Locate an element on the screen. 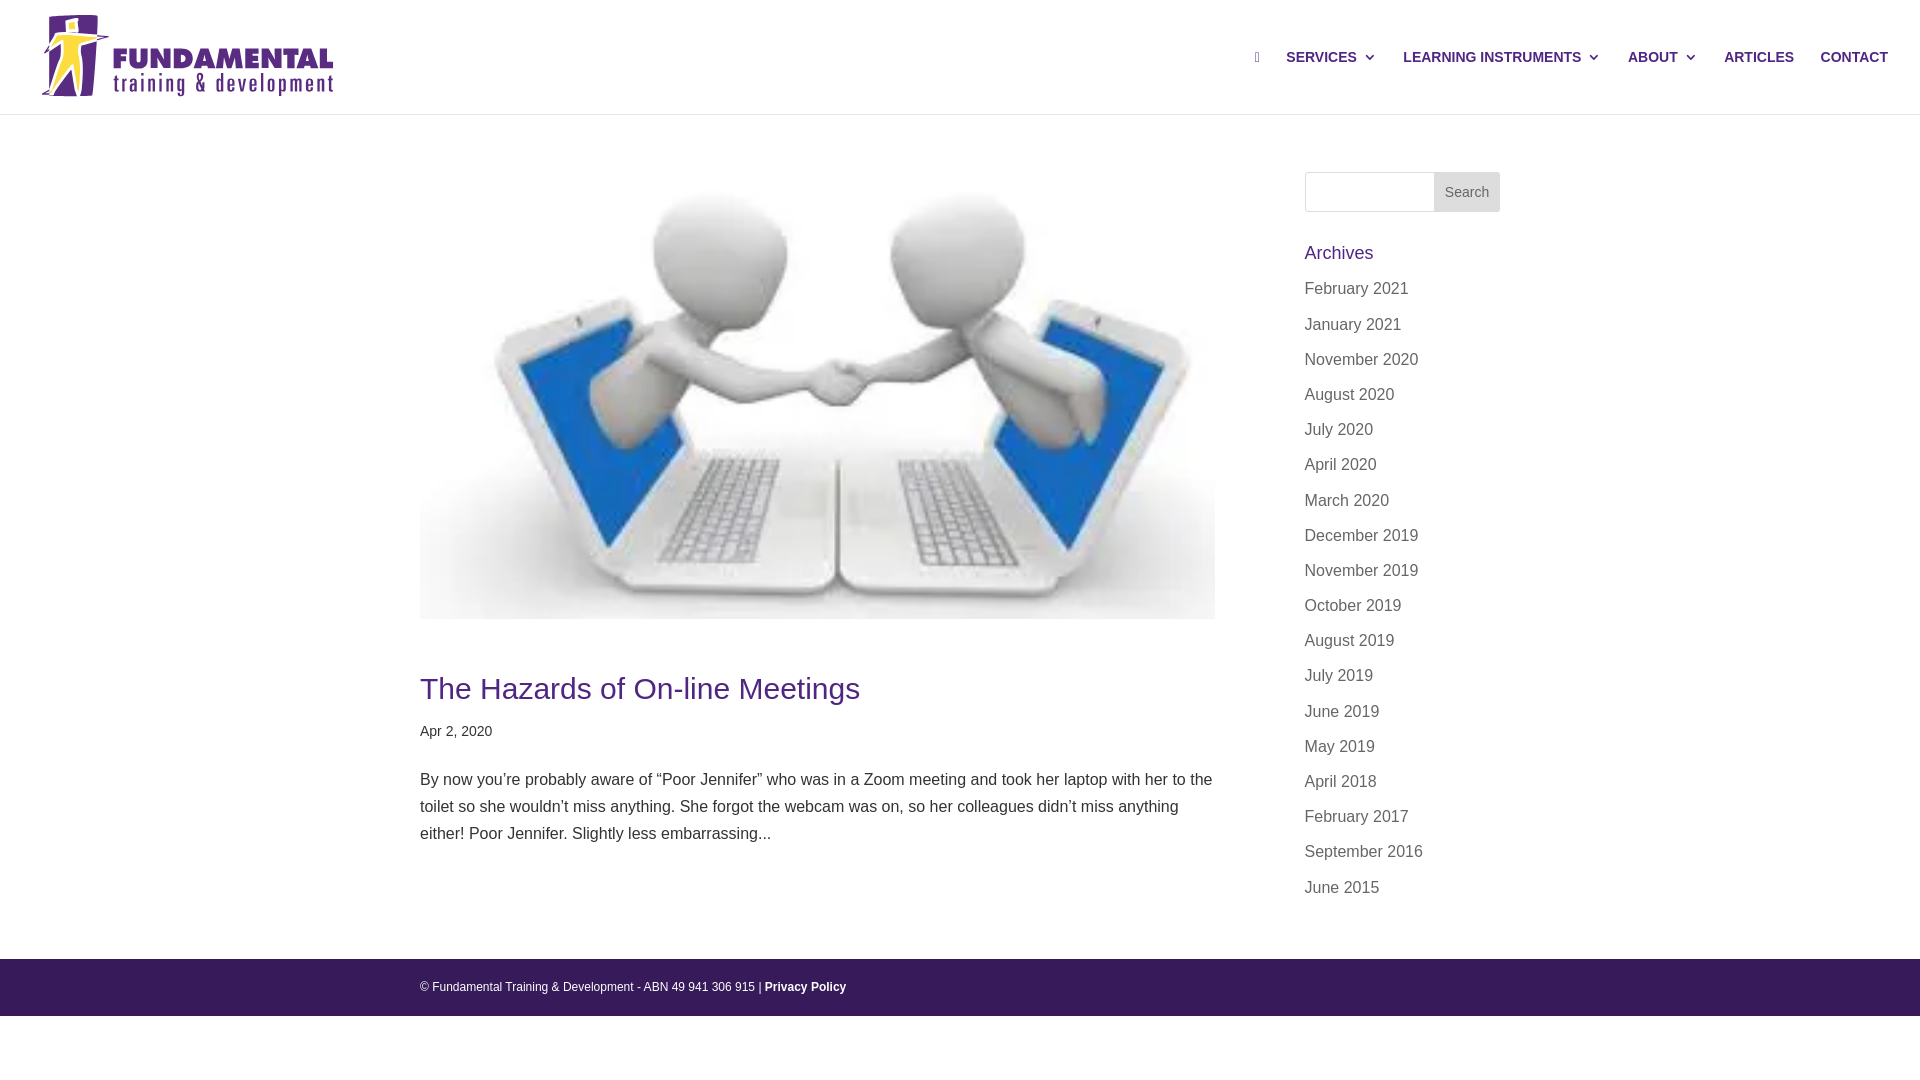 This screenshot has height=1080, width=1920. 'September 2016' is located at coordinates (1362, 851).